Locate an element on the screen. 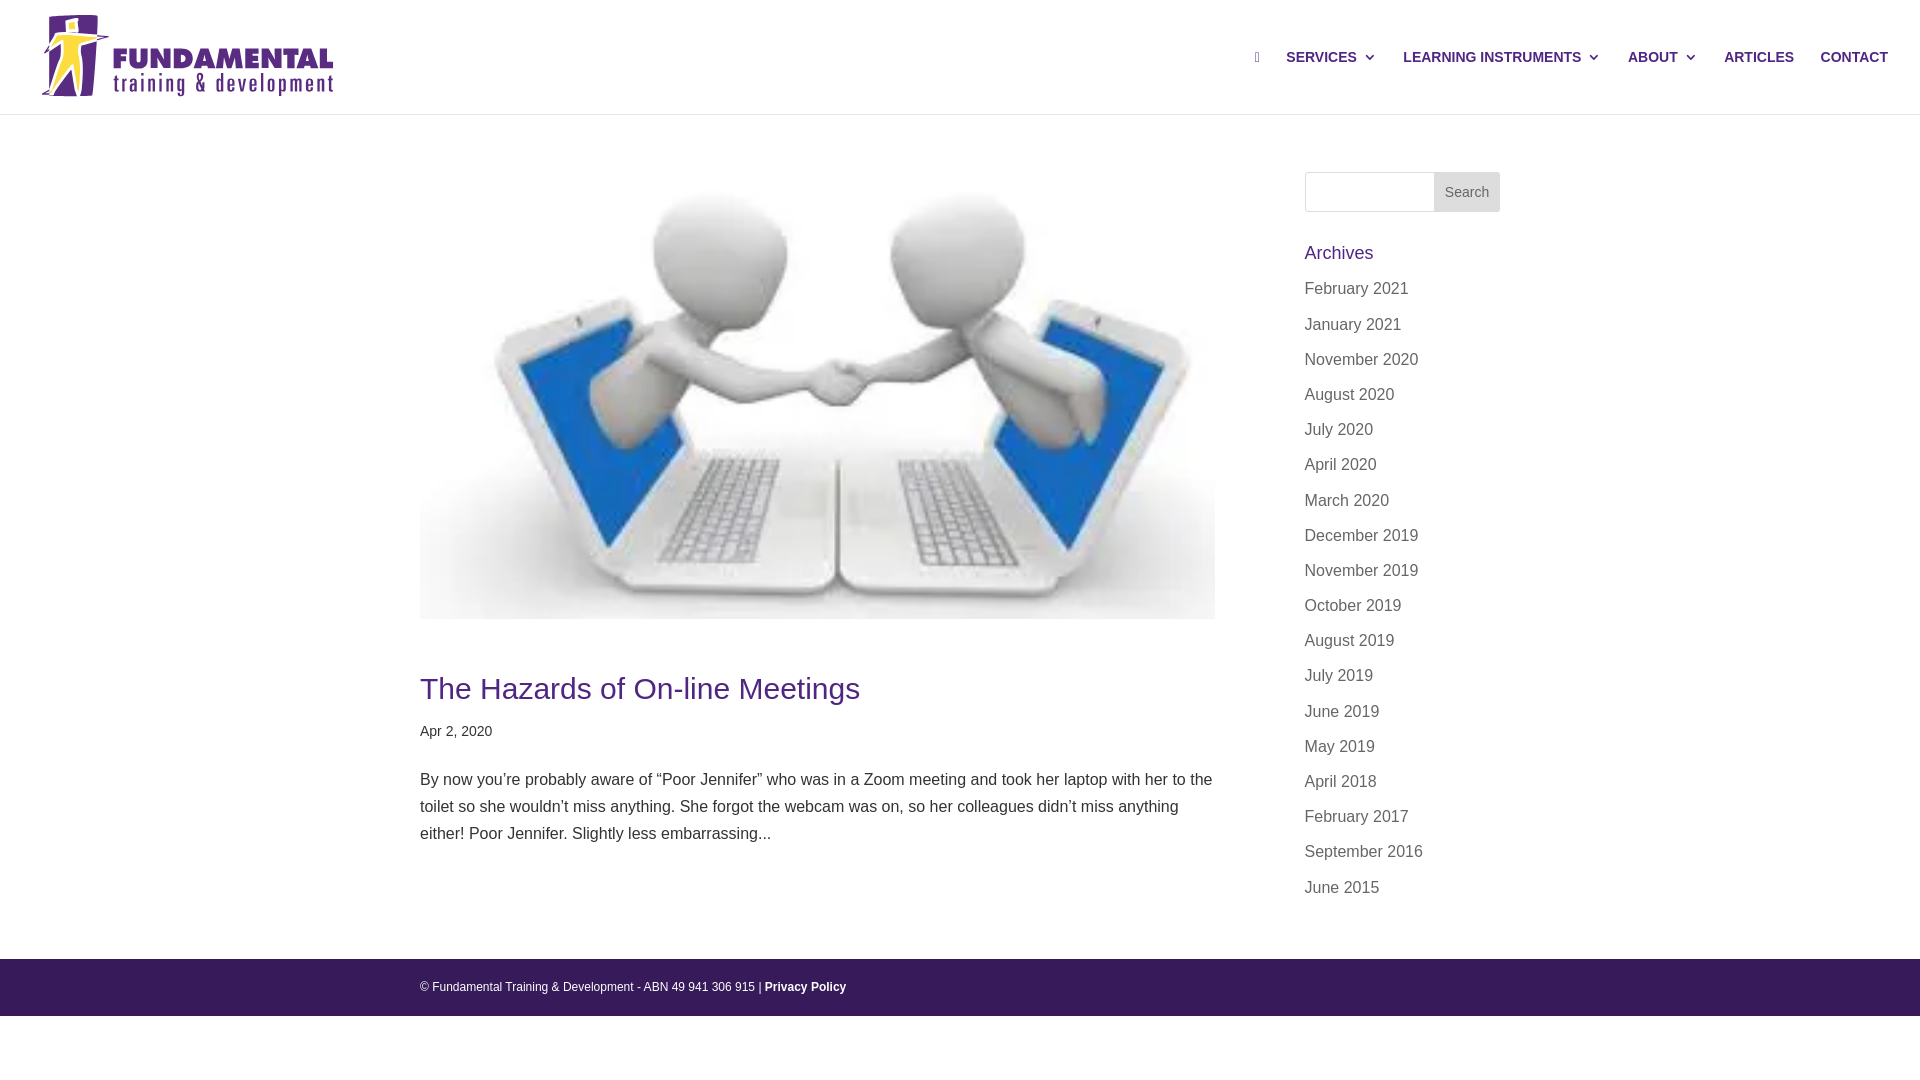 This screenshot has height=1080, width=1920. 'September 2016' is located at coordinates (1362, 851).